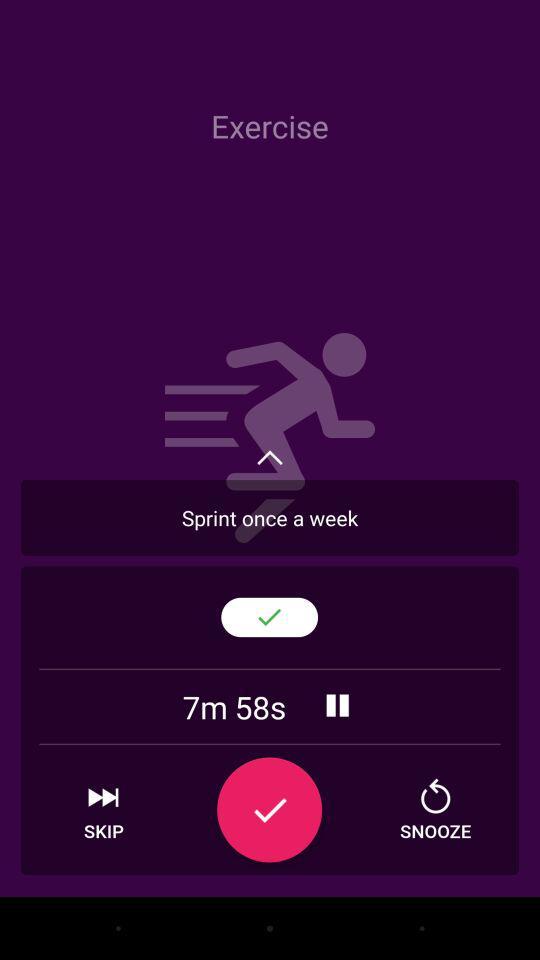  I want to click on the skip button, so click(103, 810).